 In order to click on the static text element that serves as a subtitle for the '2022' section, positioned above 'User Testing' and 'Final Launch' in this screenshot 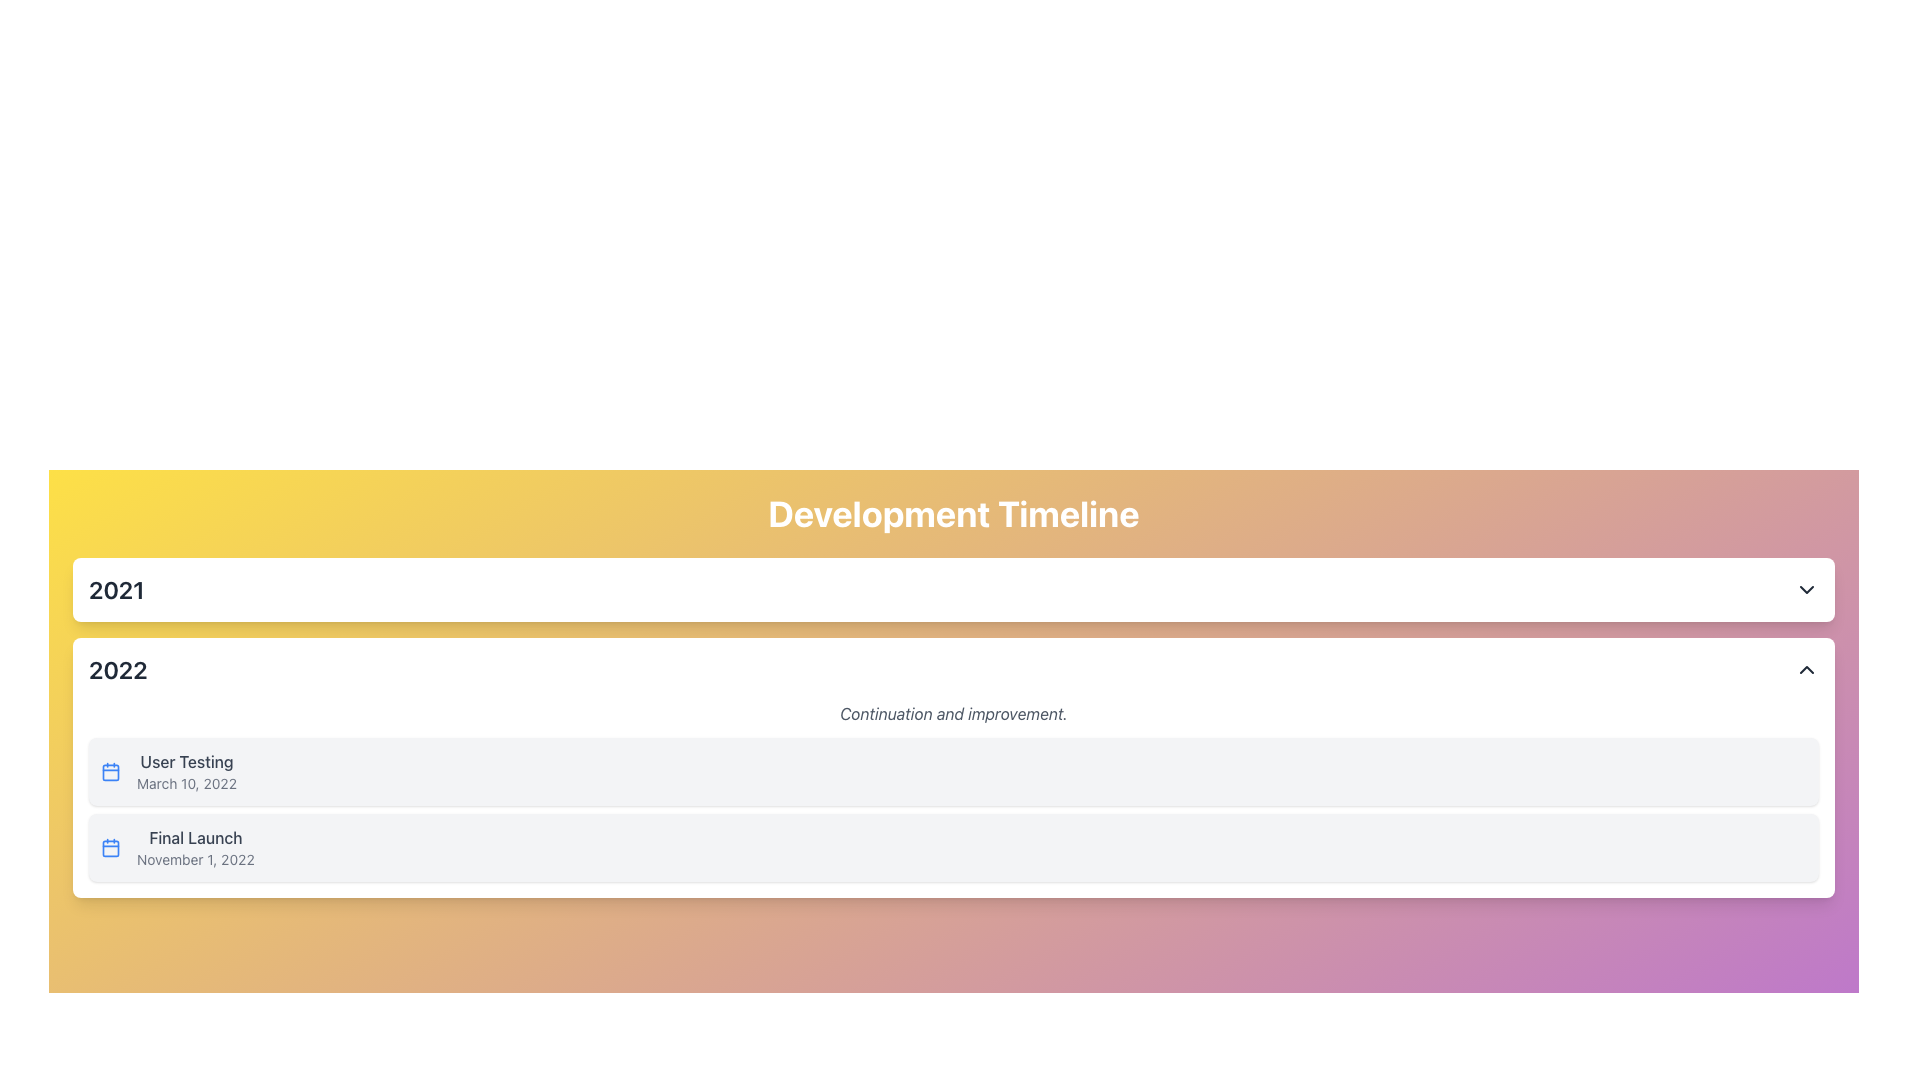, I will do `click(953, 712)`.